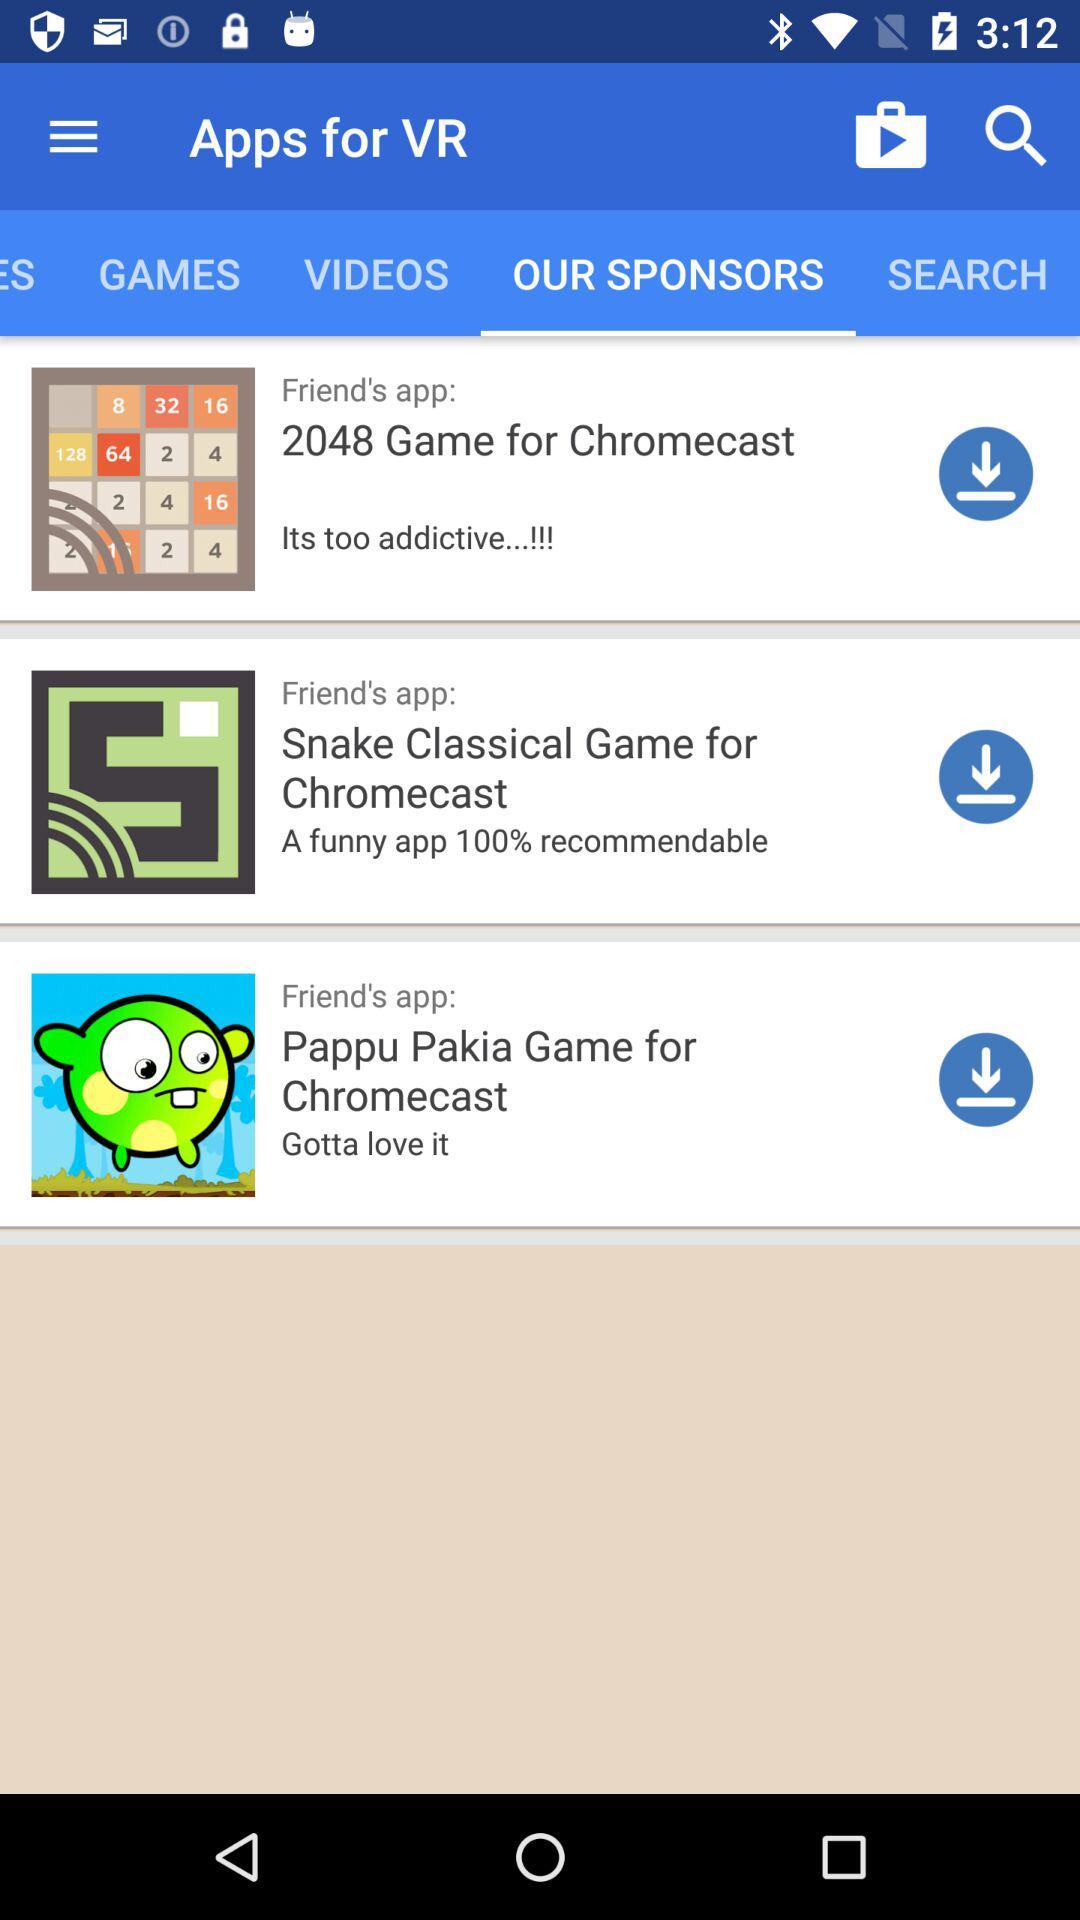  What do you see at coordinates (671, 764) in the screenshot?
I see `snake classical game item` at bounding box center [671, 764].